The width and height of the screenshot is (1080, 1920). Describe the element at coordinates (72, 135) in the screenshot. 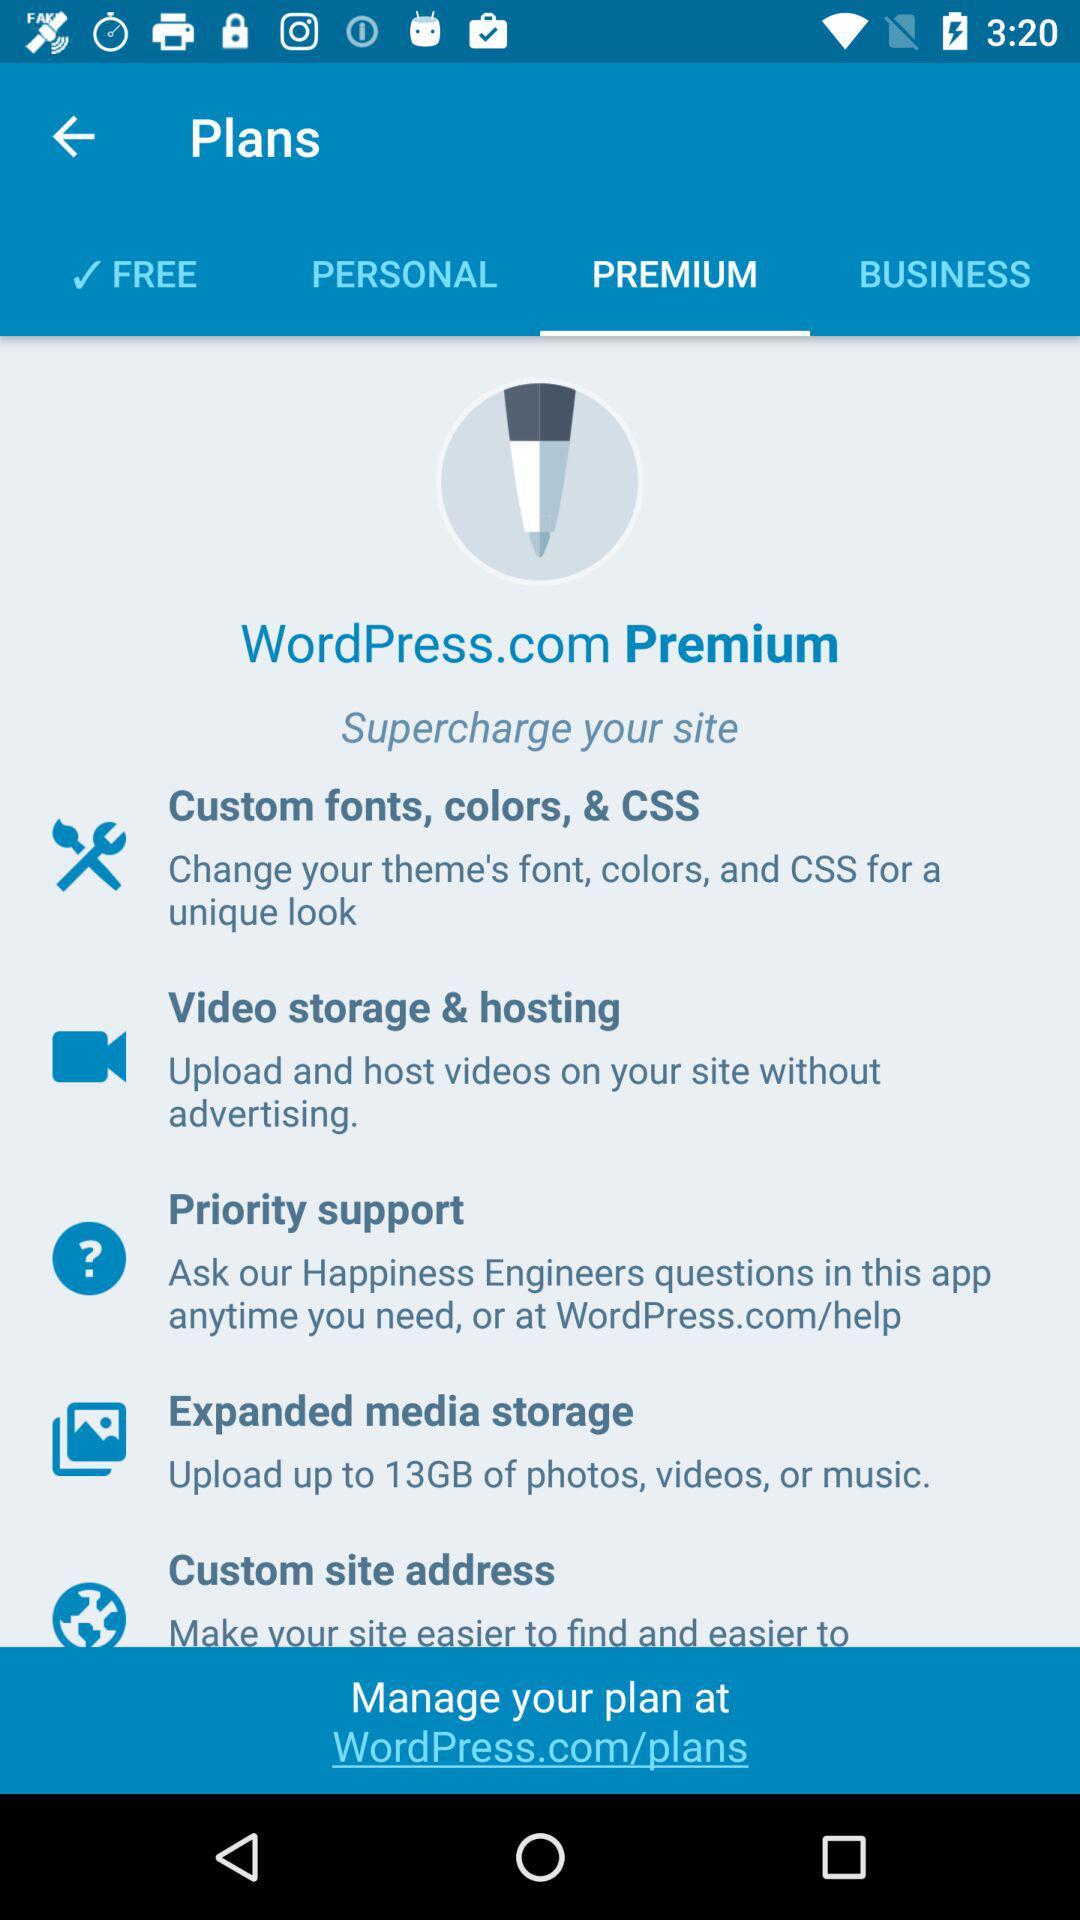

I see `the icon next to plans item` at that location.